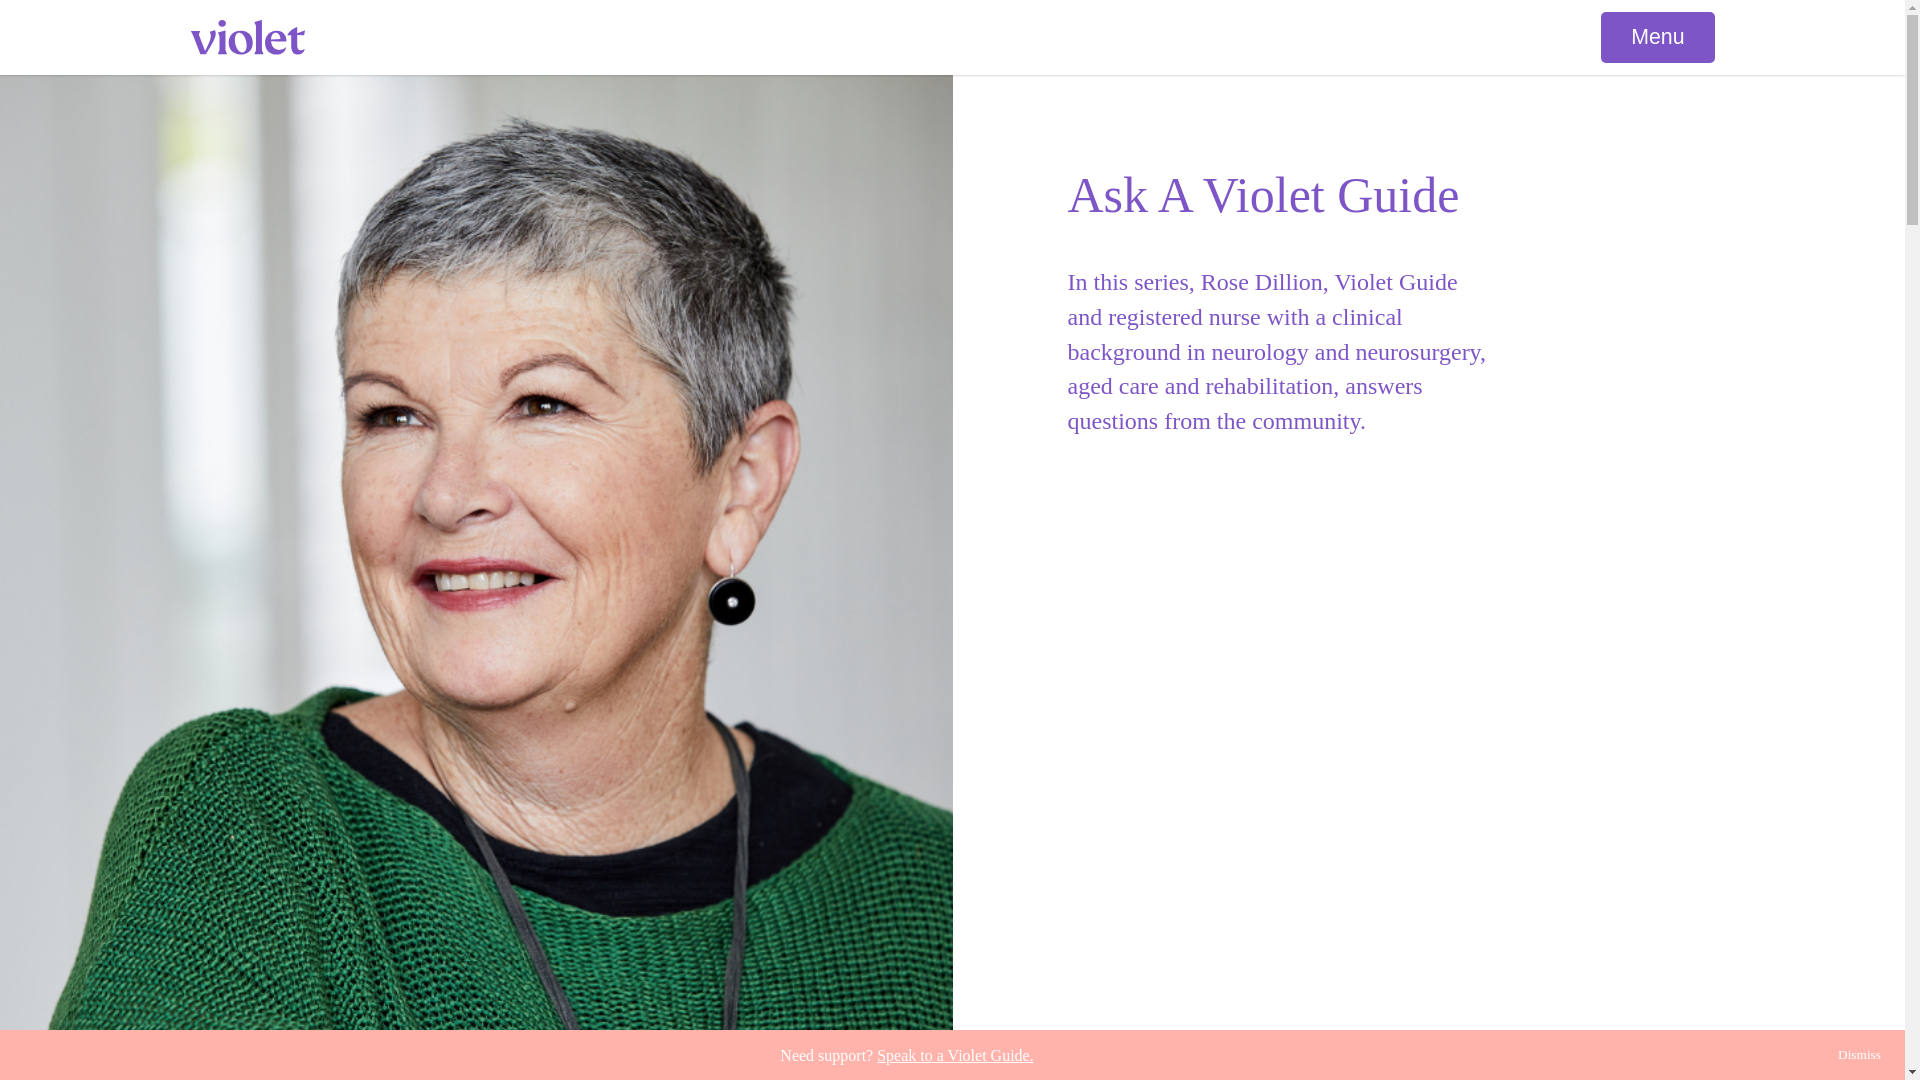 Image resolution: width=1920 pixels, height=1080 pixels. What do you see at coordinates (245, 37) in the screenshot?
I see `'Violet logo'` at bounding box center [245, 37].